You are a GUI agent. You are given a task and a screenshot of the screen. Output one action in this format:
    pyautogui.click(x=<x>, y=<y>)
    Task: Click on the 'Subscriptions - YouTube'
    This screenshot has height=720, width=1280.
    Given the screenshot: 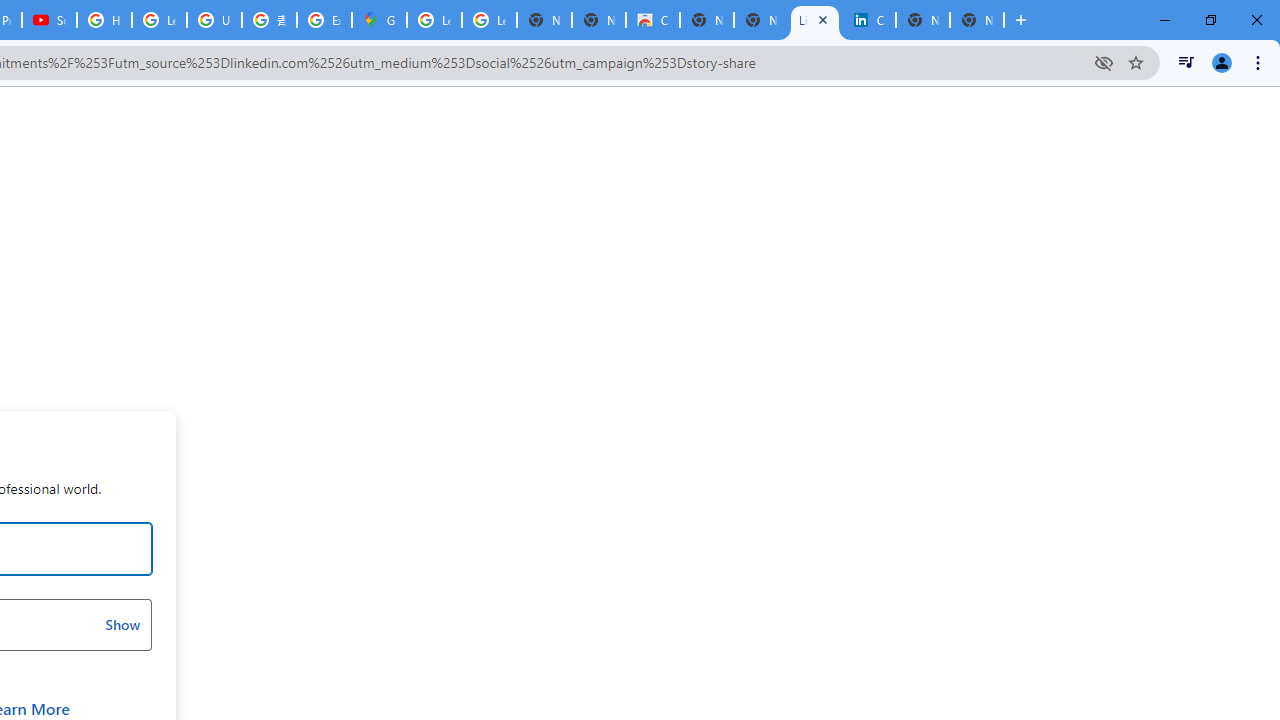 What is the action you would take?
    pyautogui.click(x=49, y=20)
    